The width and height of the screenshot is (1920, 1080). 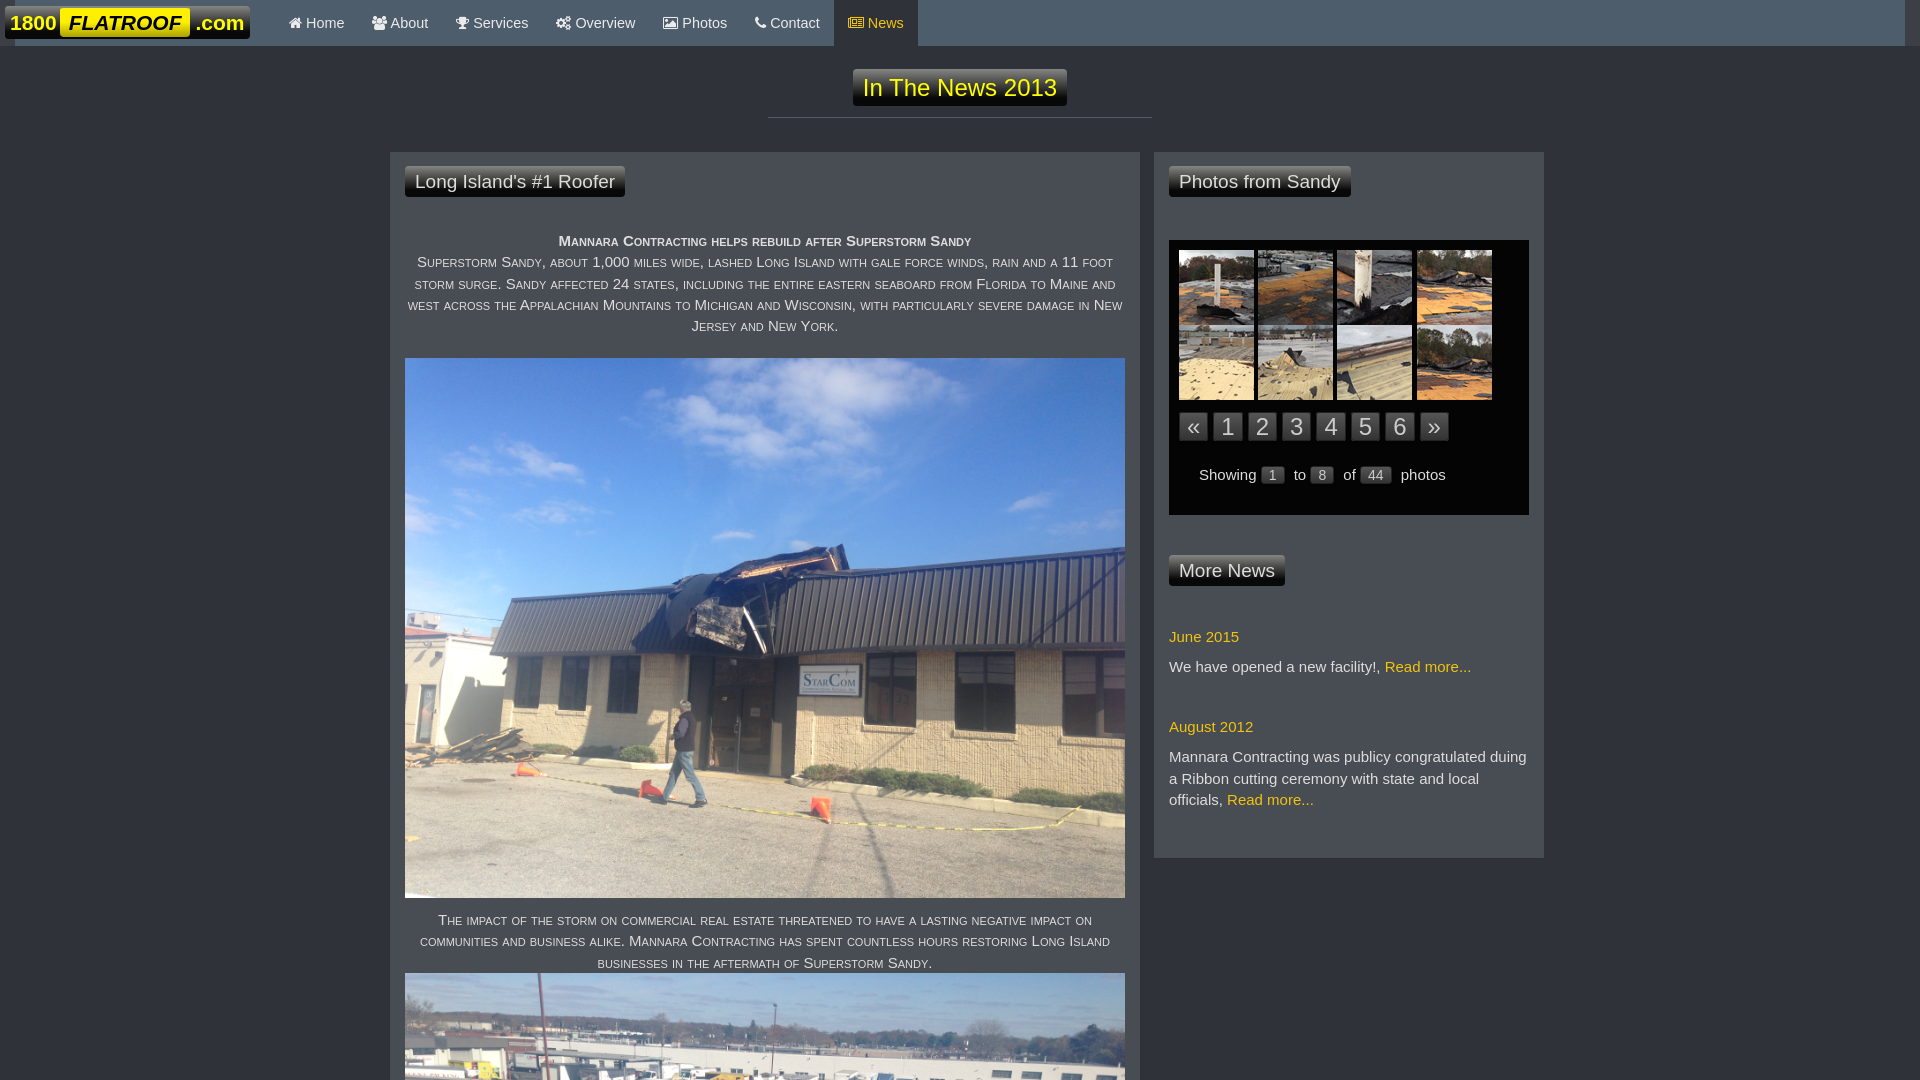 What do you see at coordinates (126, 23) in the screenshot?
I see `'1800FLATROOF.com  '` at bounding box center [126, 23].